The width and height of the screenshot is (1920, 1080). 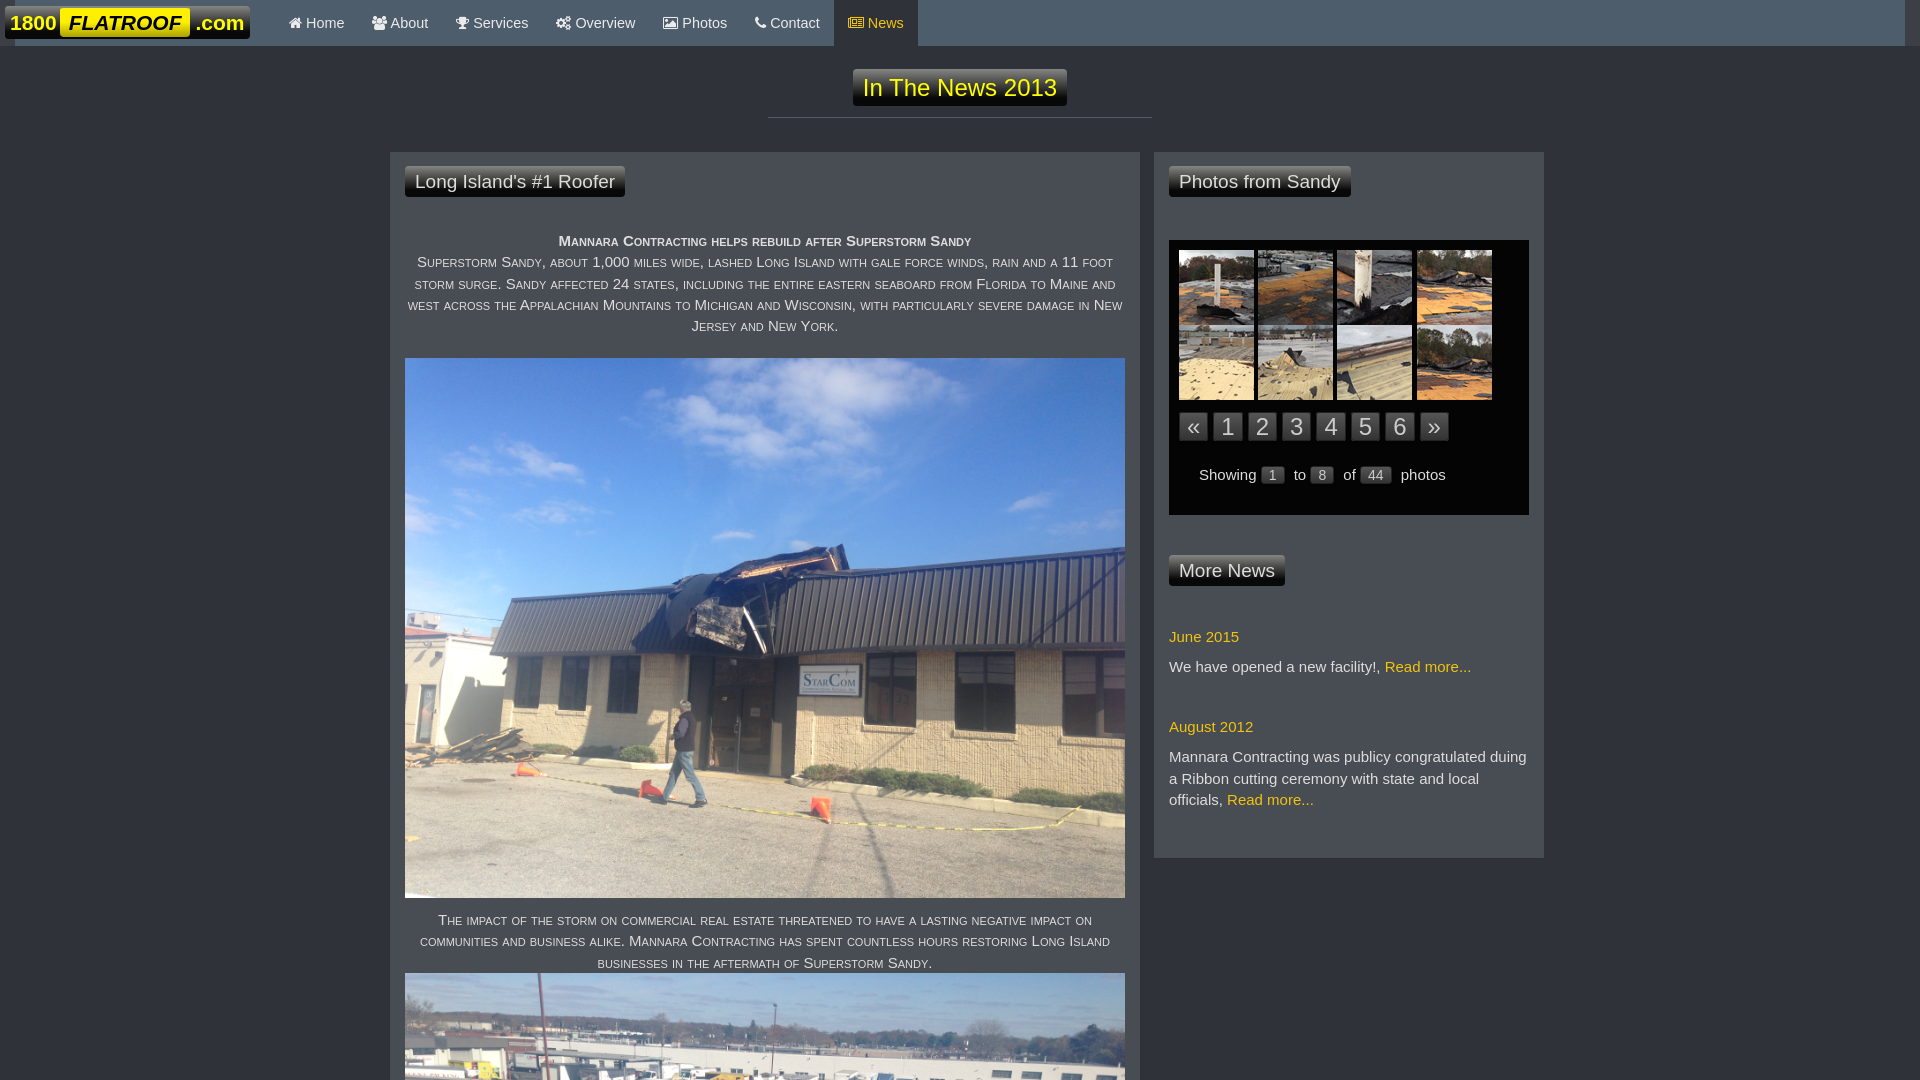 What do you see at coordinates (126, 23) in the screenshot?
I see `'1800FLATROOF.com  '` at bounding box center [126, 23].